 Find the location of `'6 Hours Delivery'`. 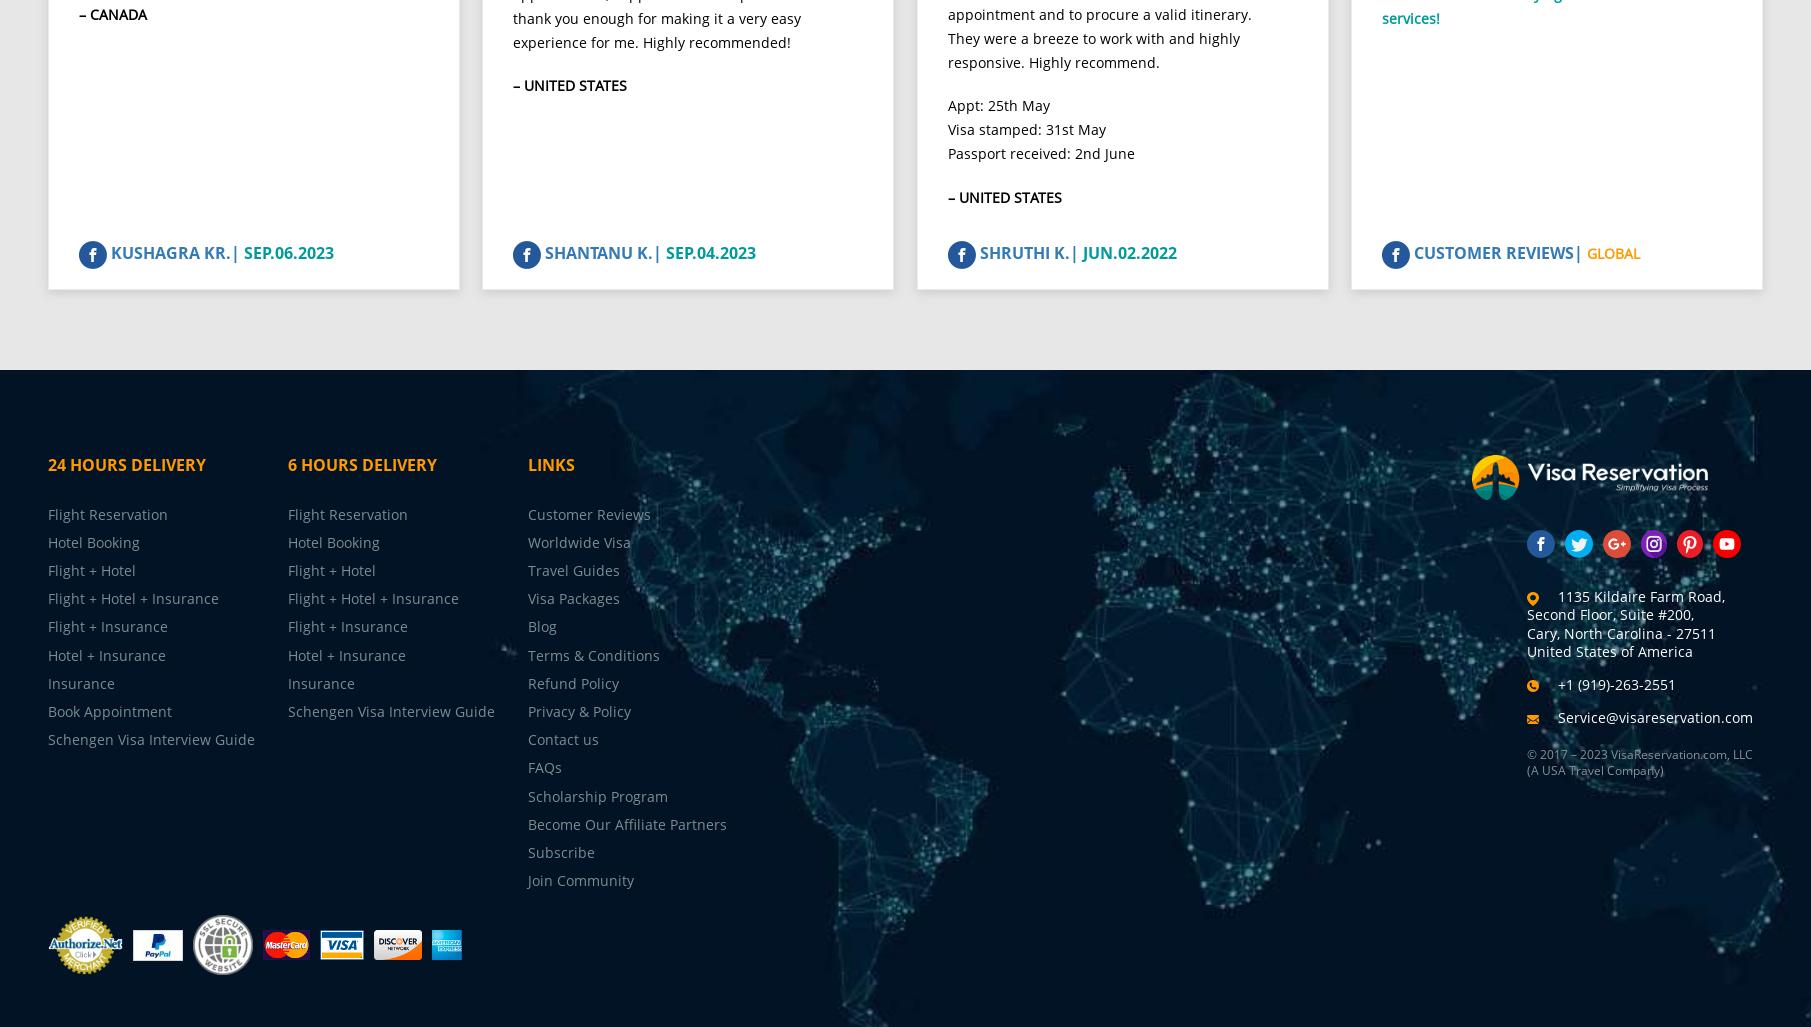

'6 Hours Delivery' is located at coordinates (361, 481).